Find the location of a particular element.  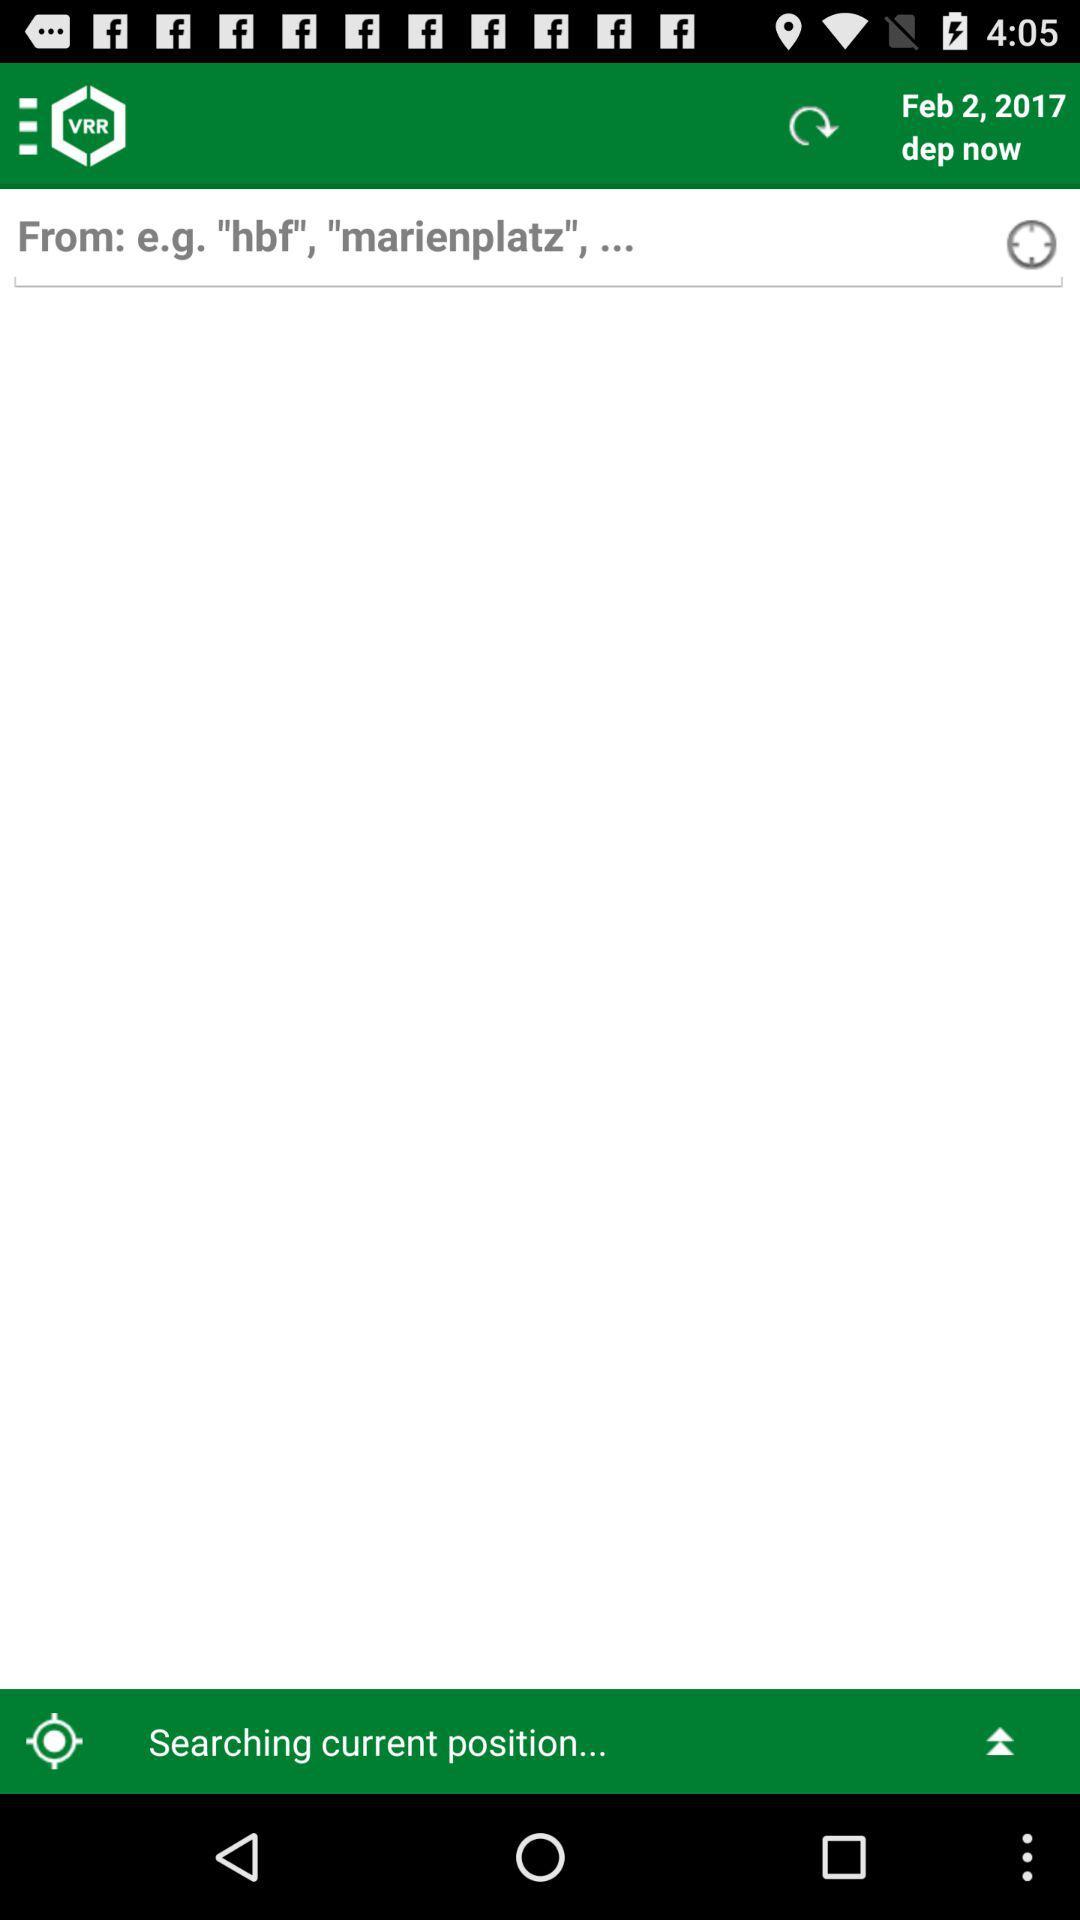

item at the center is located at coordinates (540, 991).